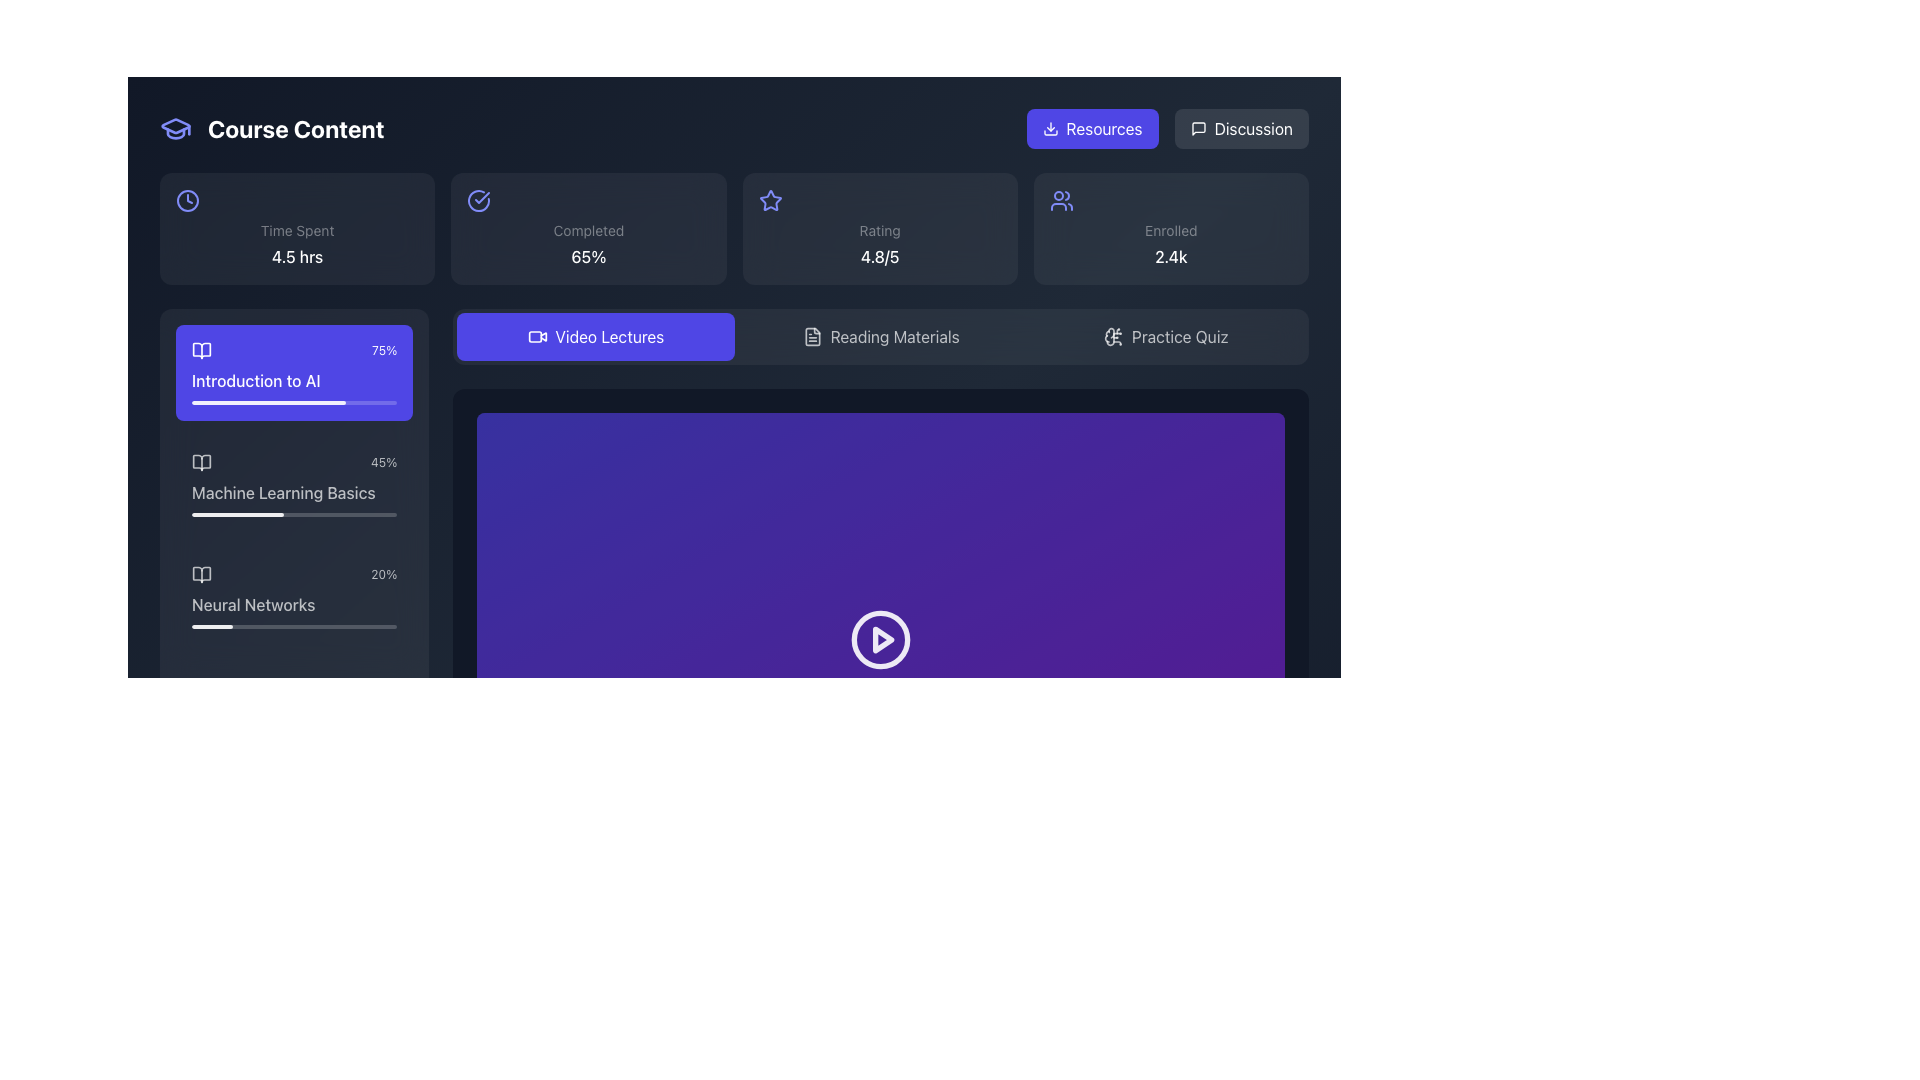 The width and height of the screenshot is (1920, 1080). Describe the element at coordinates (478, 200) in the screenshot. I see `the checkmark icon encircled in a circular shape, located at the top-center of the user interface within the 'Completed' card` at that location.